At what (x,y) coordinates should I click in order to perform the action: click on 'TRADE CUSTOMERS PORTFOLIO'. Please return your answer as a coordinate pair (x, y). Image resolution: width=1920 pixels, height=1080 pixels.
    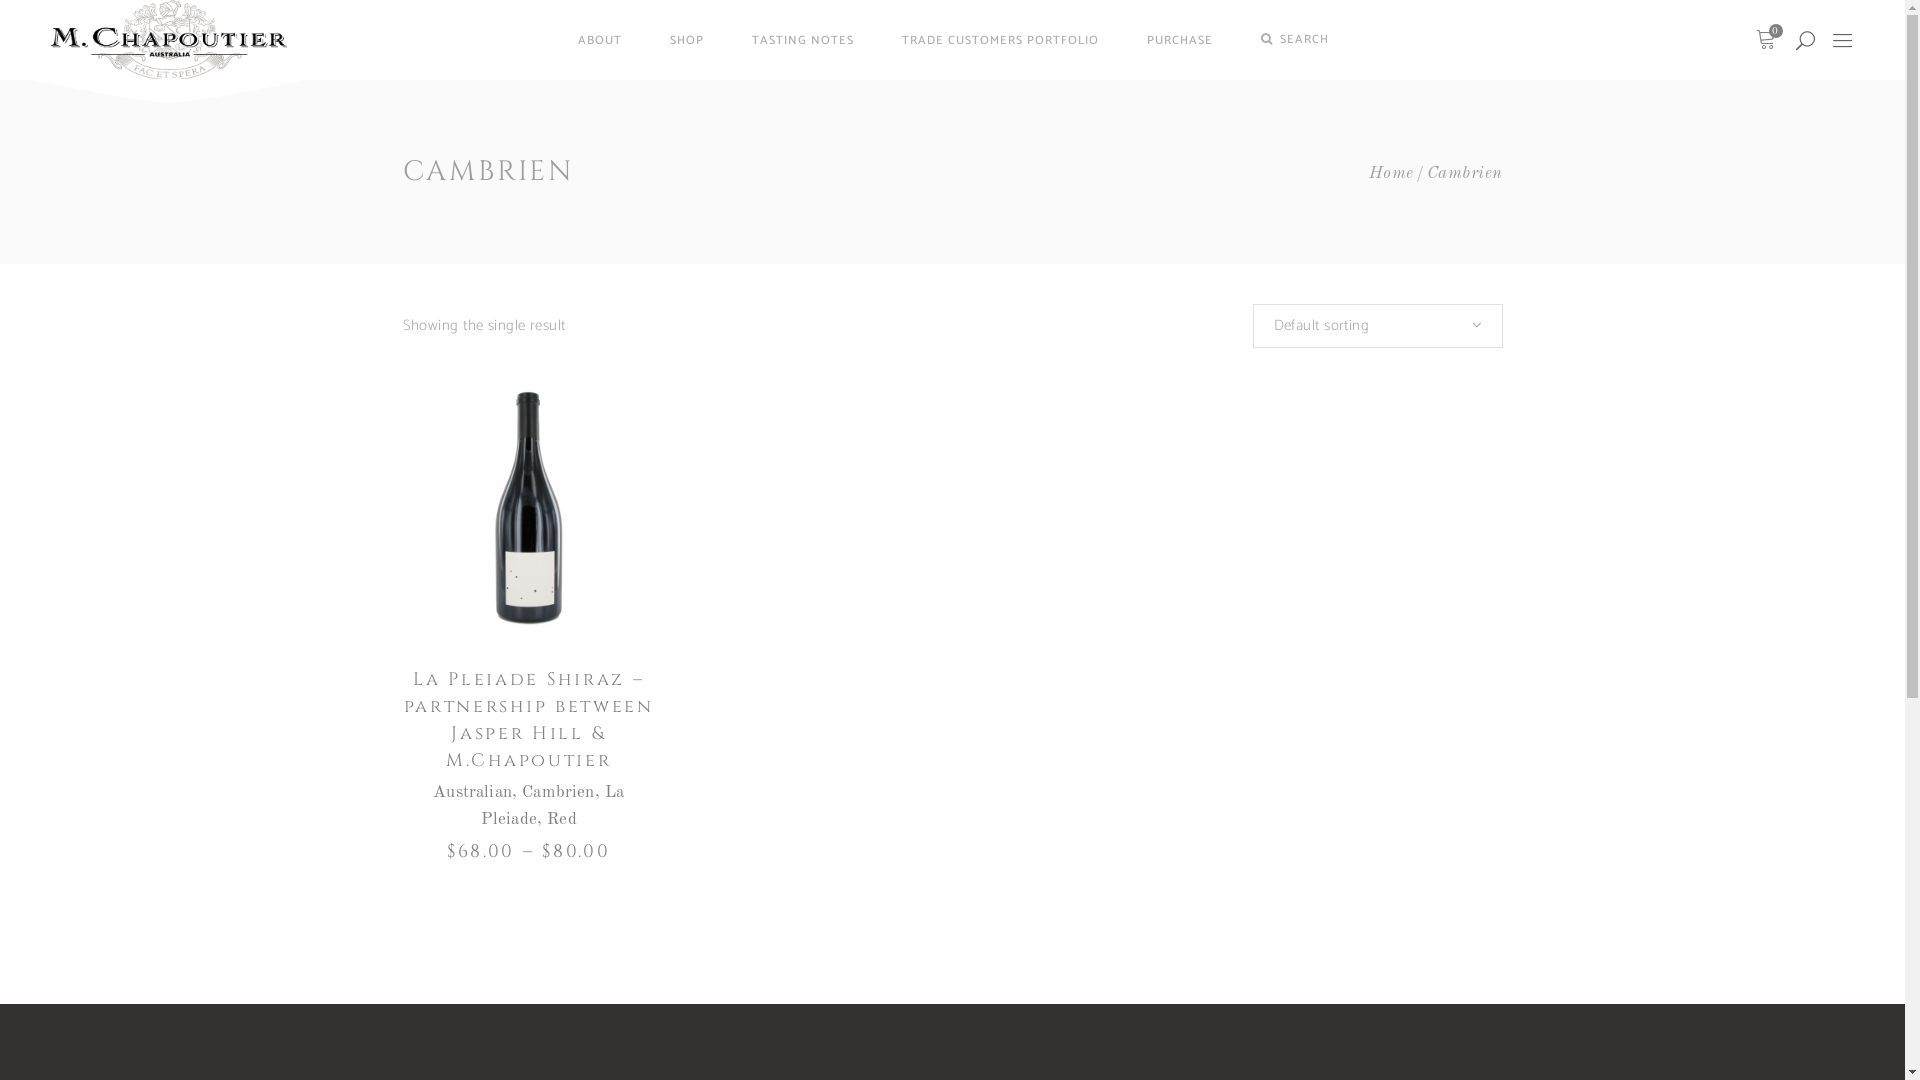
    Looking at the image, I should click on (1000, 39).